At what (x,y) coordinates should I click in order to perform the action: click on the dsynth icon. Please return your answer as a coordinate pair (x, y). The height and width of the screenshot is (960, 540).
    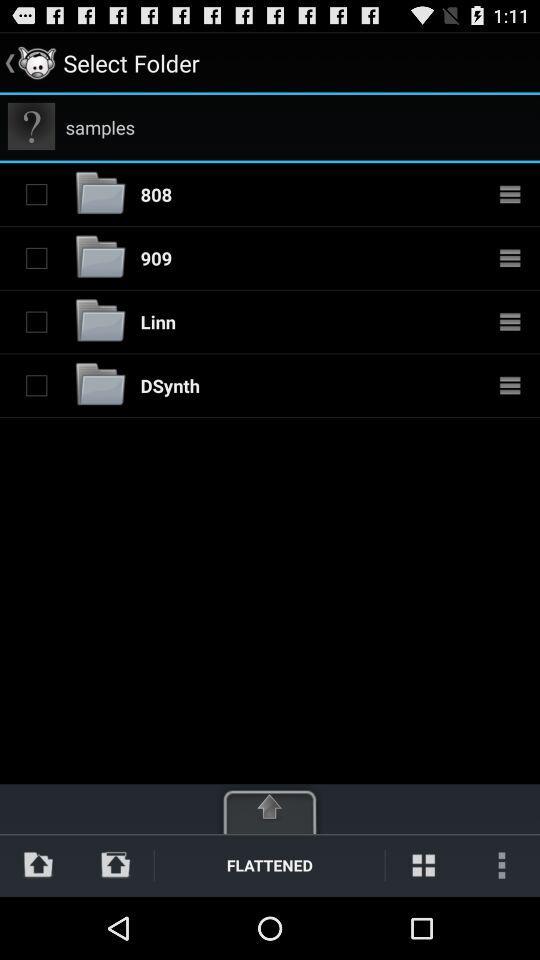
    Looking at the image, I should click on (170, 384).